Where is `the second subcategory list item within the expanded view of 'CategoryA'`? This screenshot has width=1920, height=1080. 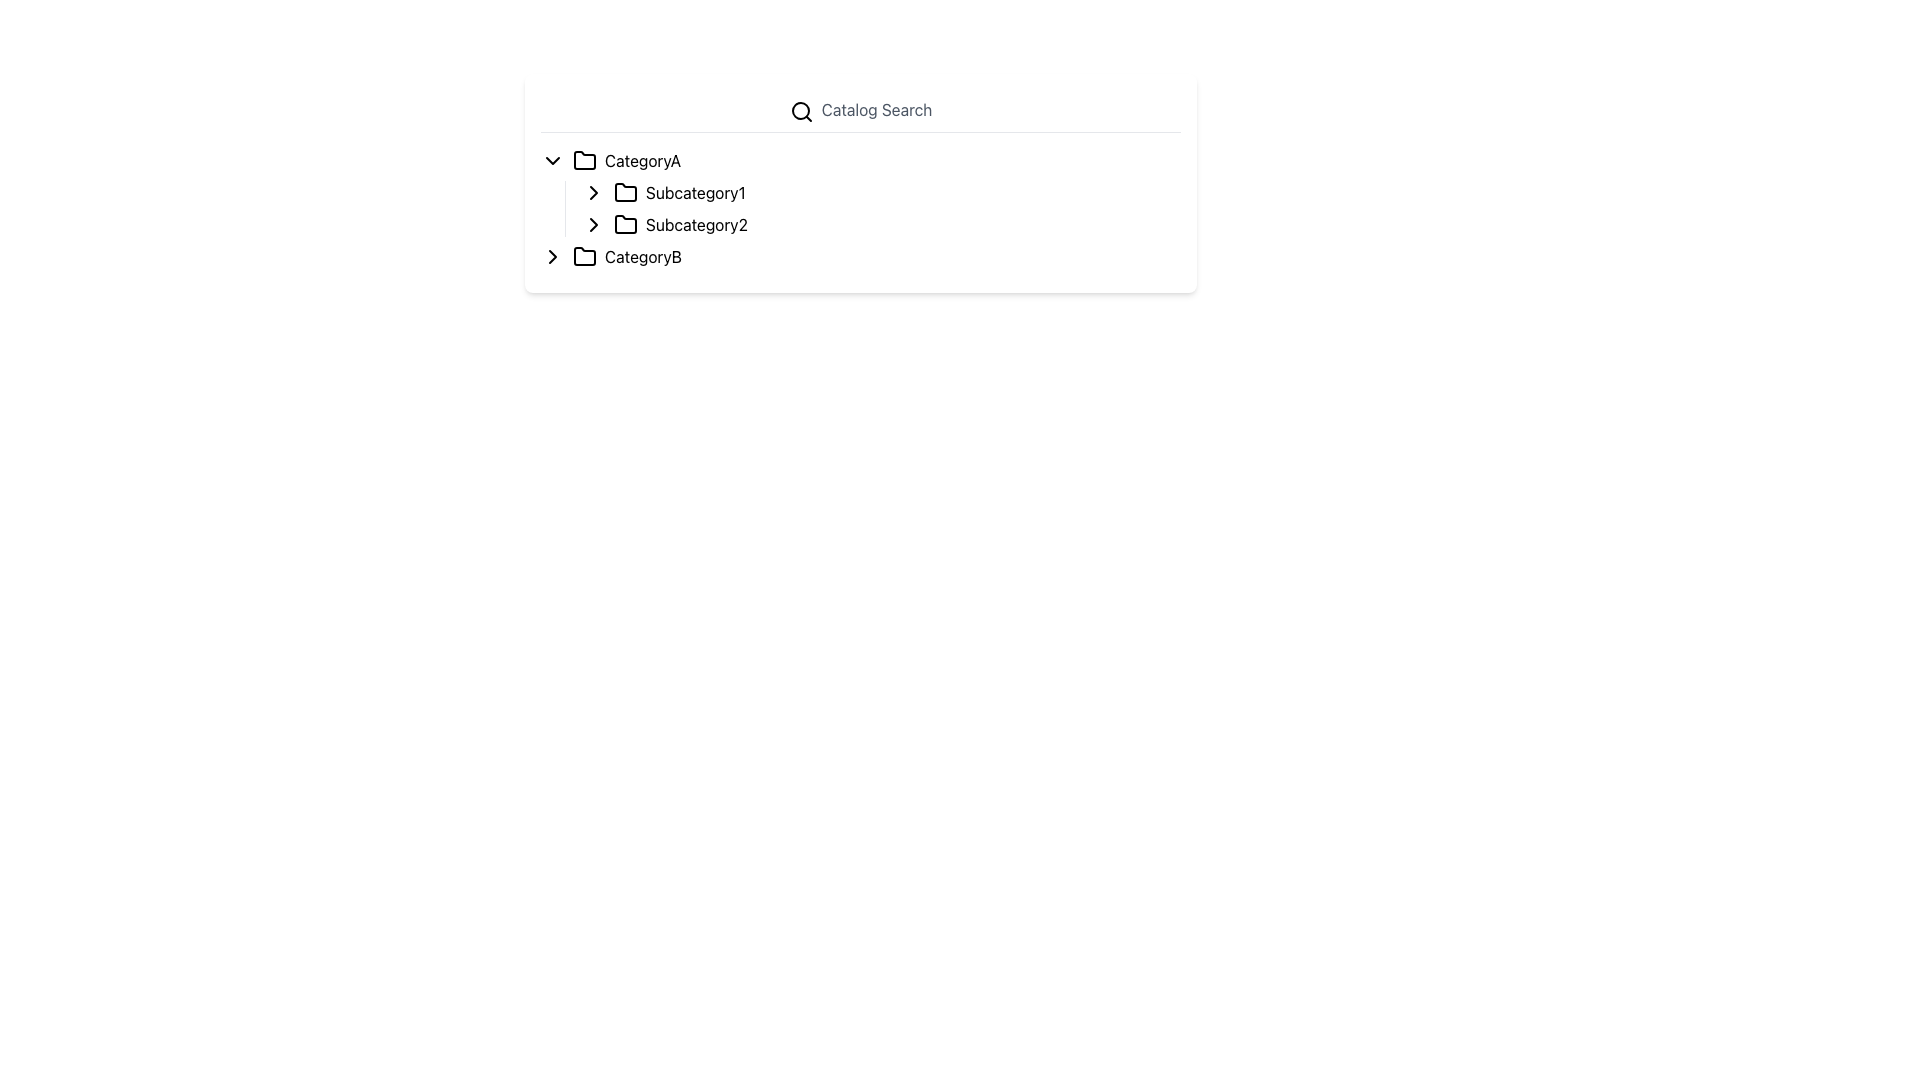
the second subcategory list item within the expanded view of 'CategoryA' is located at coordinates (880, 224).